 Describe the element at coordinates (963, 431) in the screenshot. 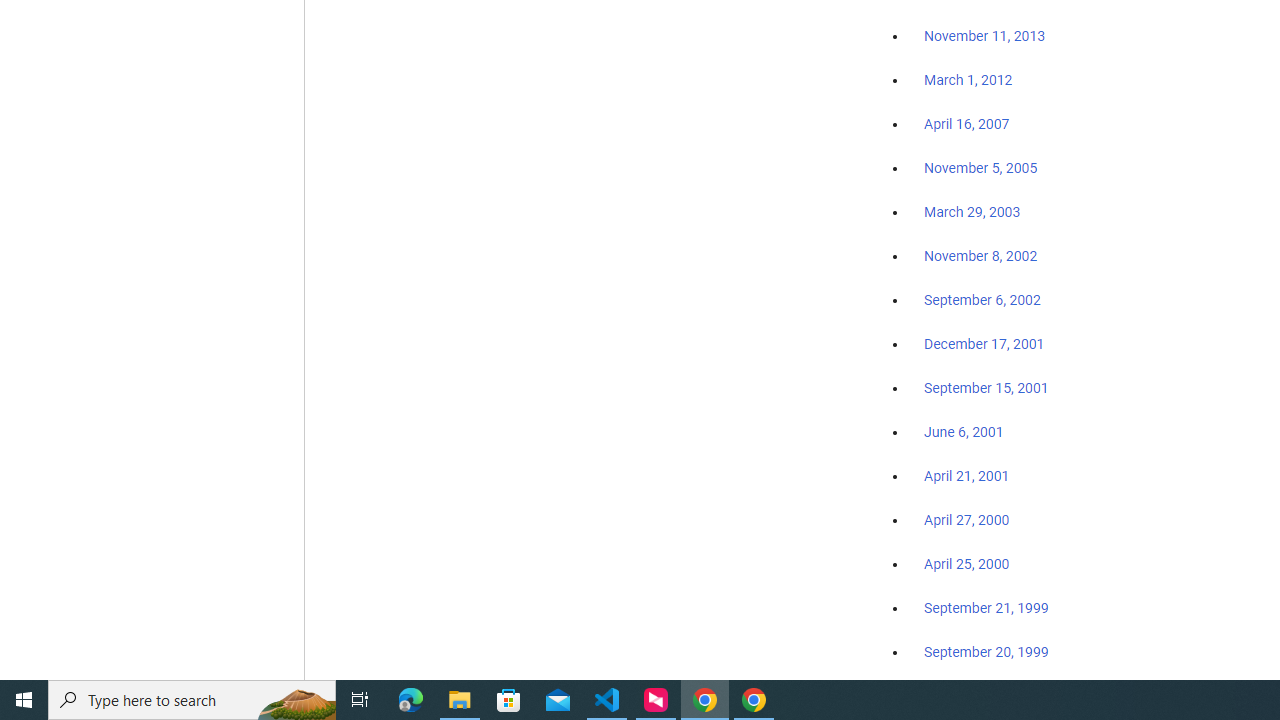

I see `'June 6, 2001'` at that location.